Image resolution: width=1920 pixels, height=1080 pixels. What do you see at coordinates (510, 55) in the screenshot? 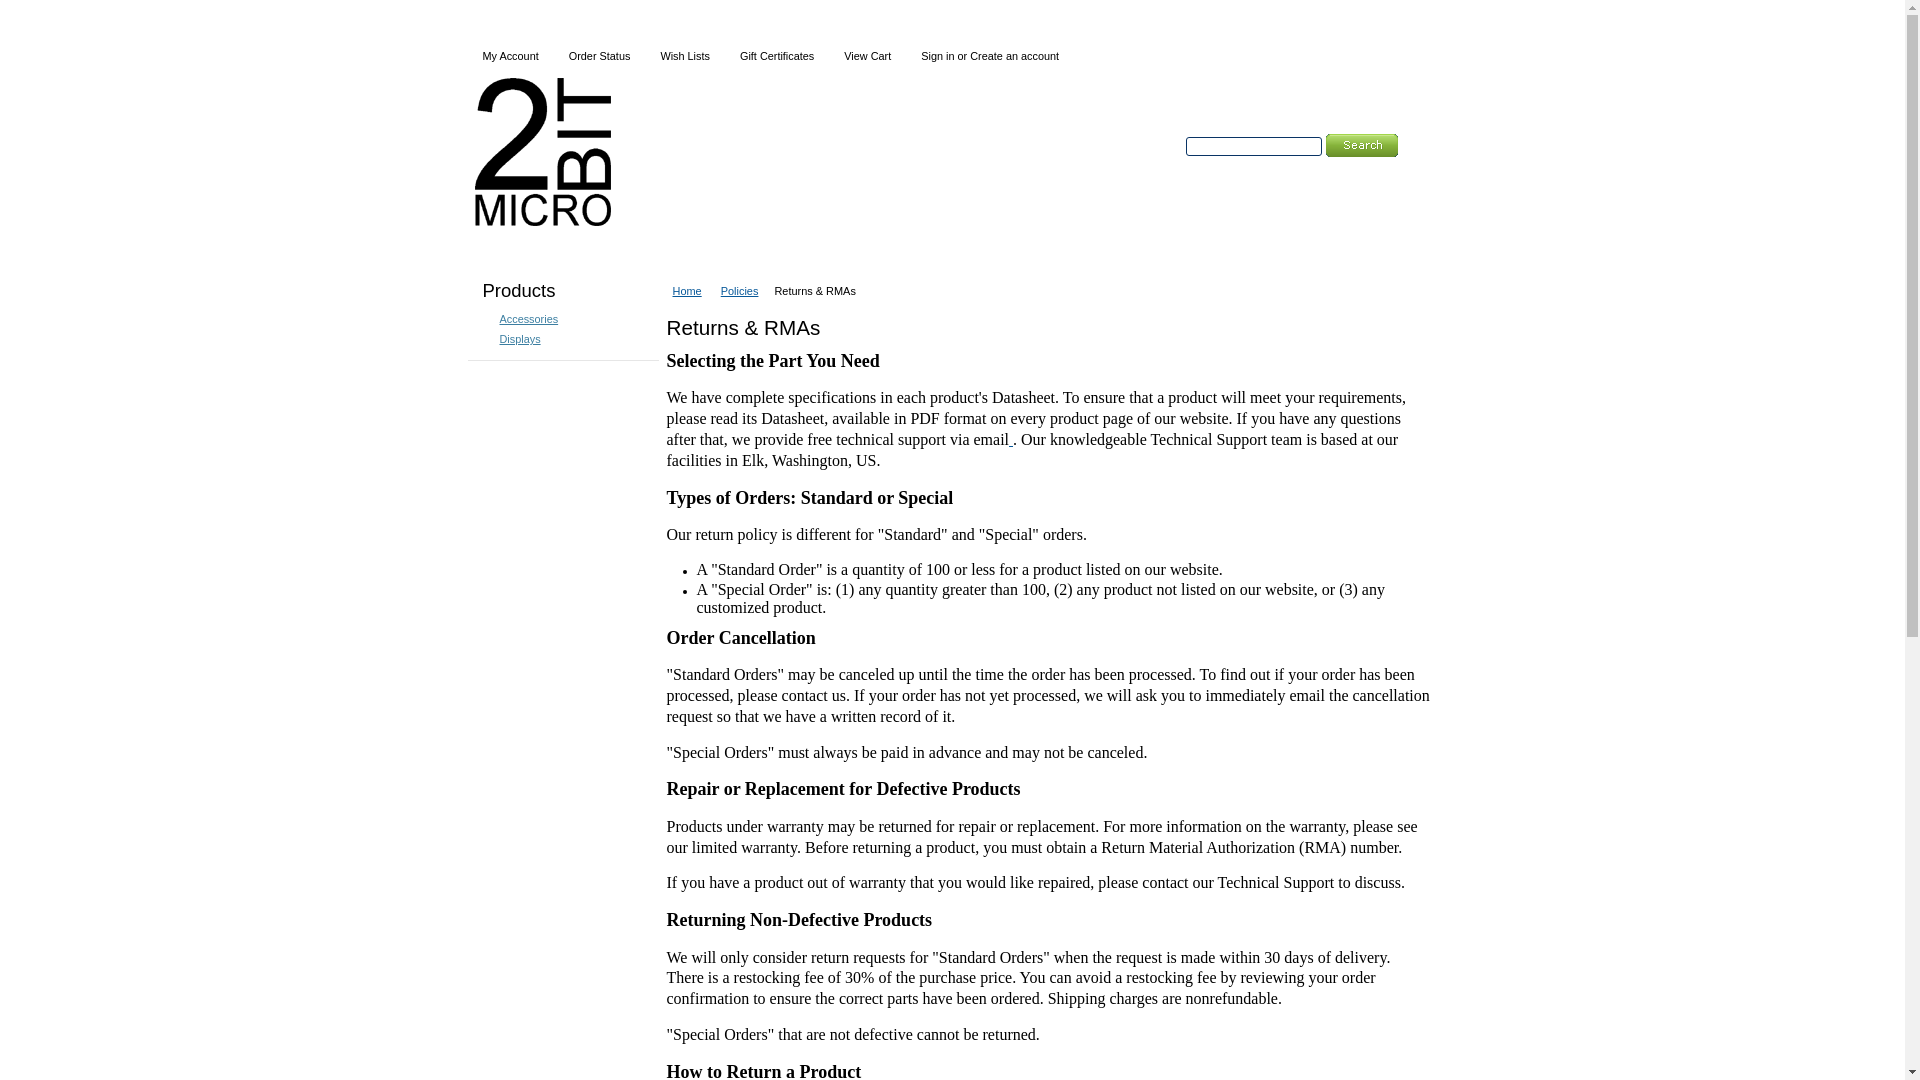
I see `'My Account'` at bounding box center [510, 55].